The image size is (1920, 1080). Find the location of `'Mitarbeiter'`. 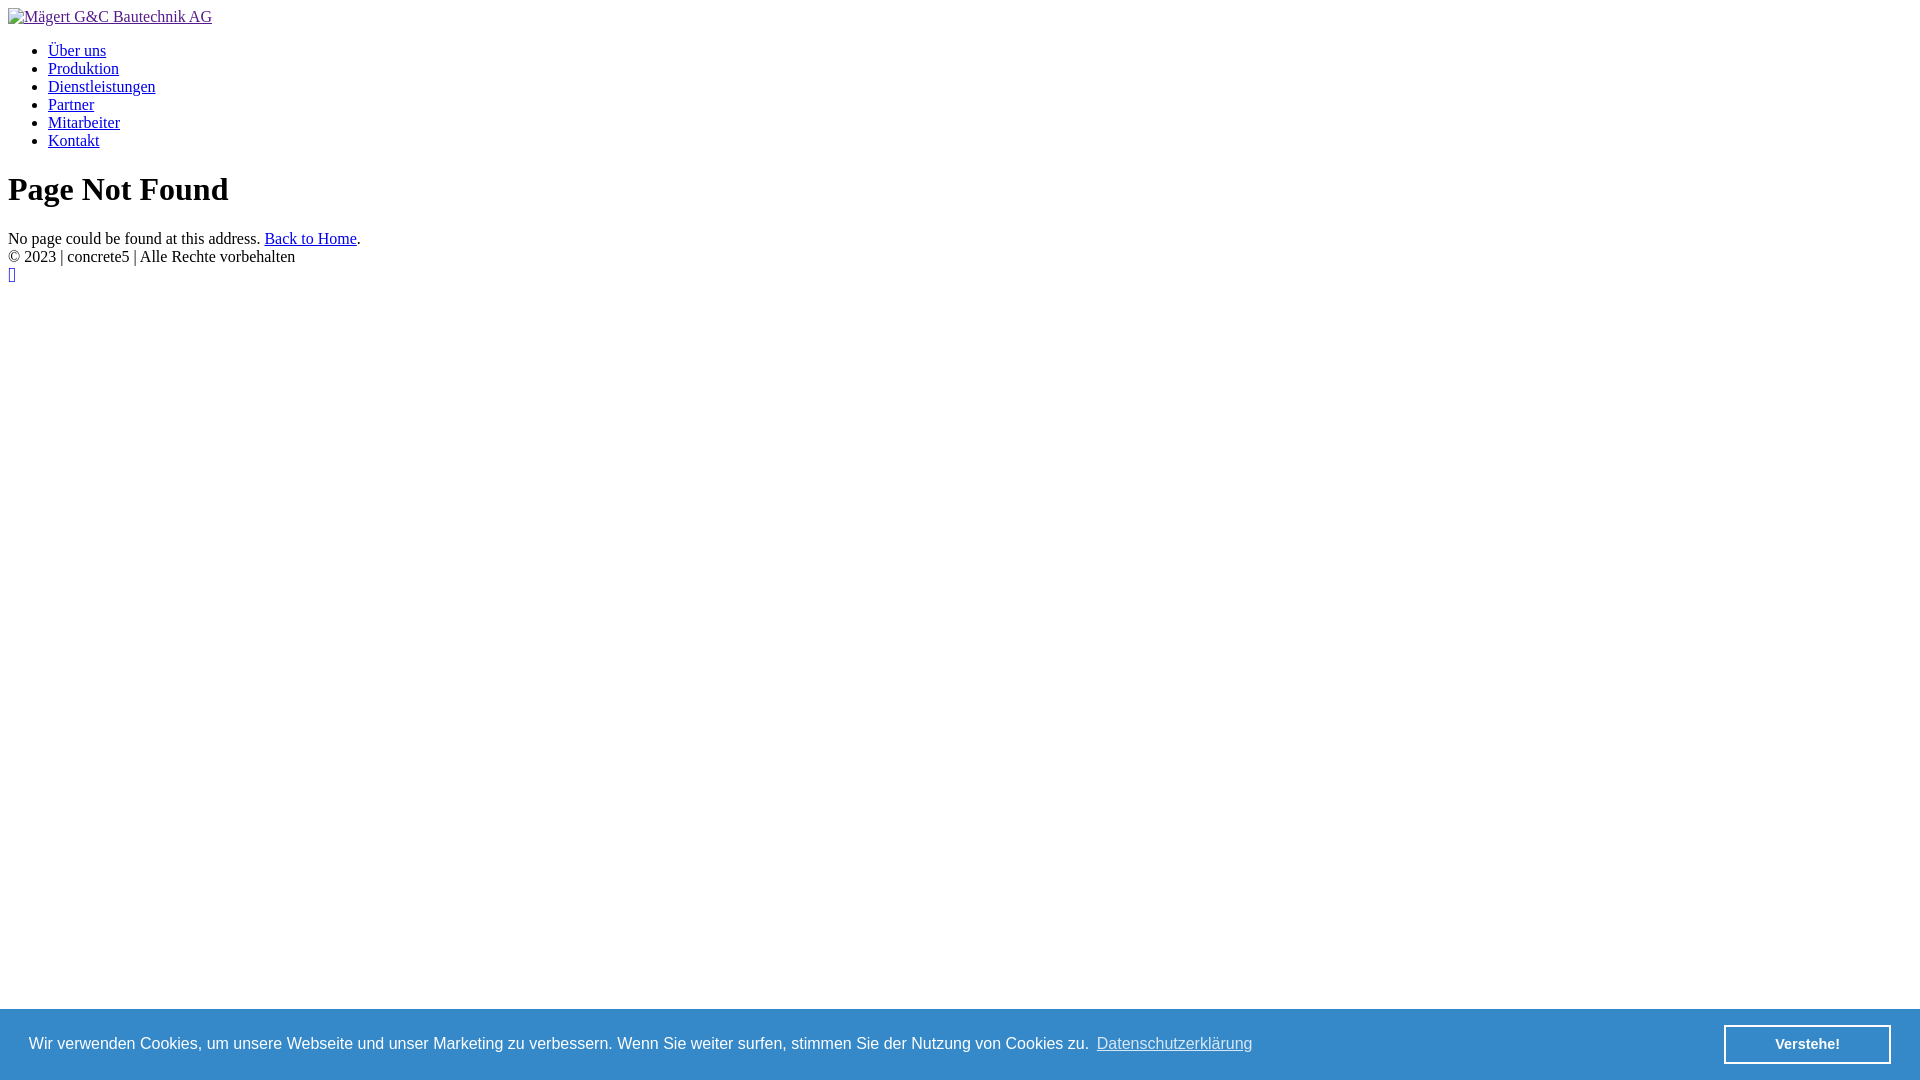

'Mitarbeiter' is located at coordinates (82, 122).